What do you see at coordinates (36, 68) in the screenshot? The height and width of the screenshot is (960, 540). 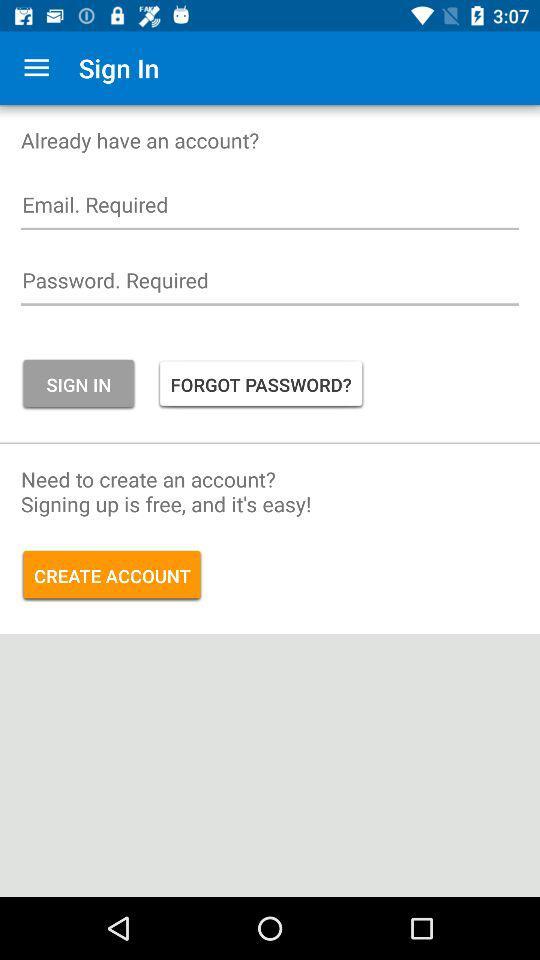 I see `item next to sign in` at bounding box center [36, 68].